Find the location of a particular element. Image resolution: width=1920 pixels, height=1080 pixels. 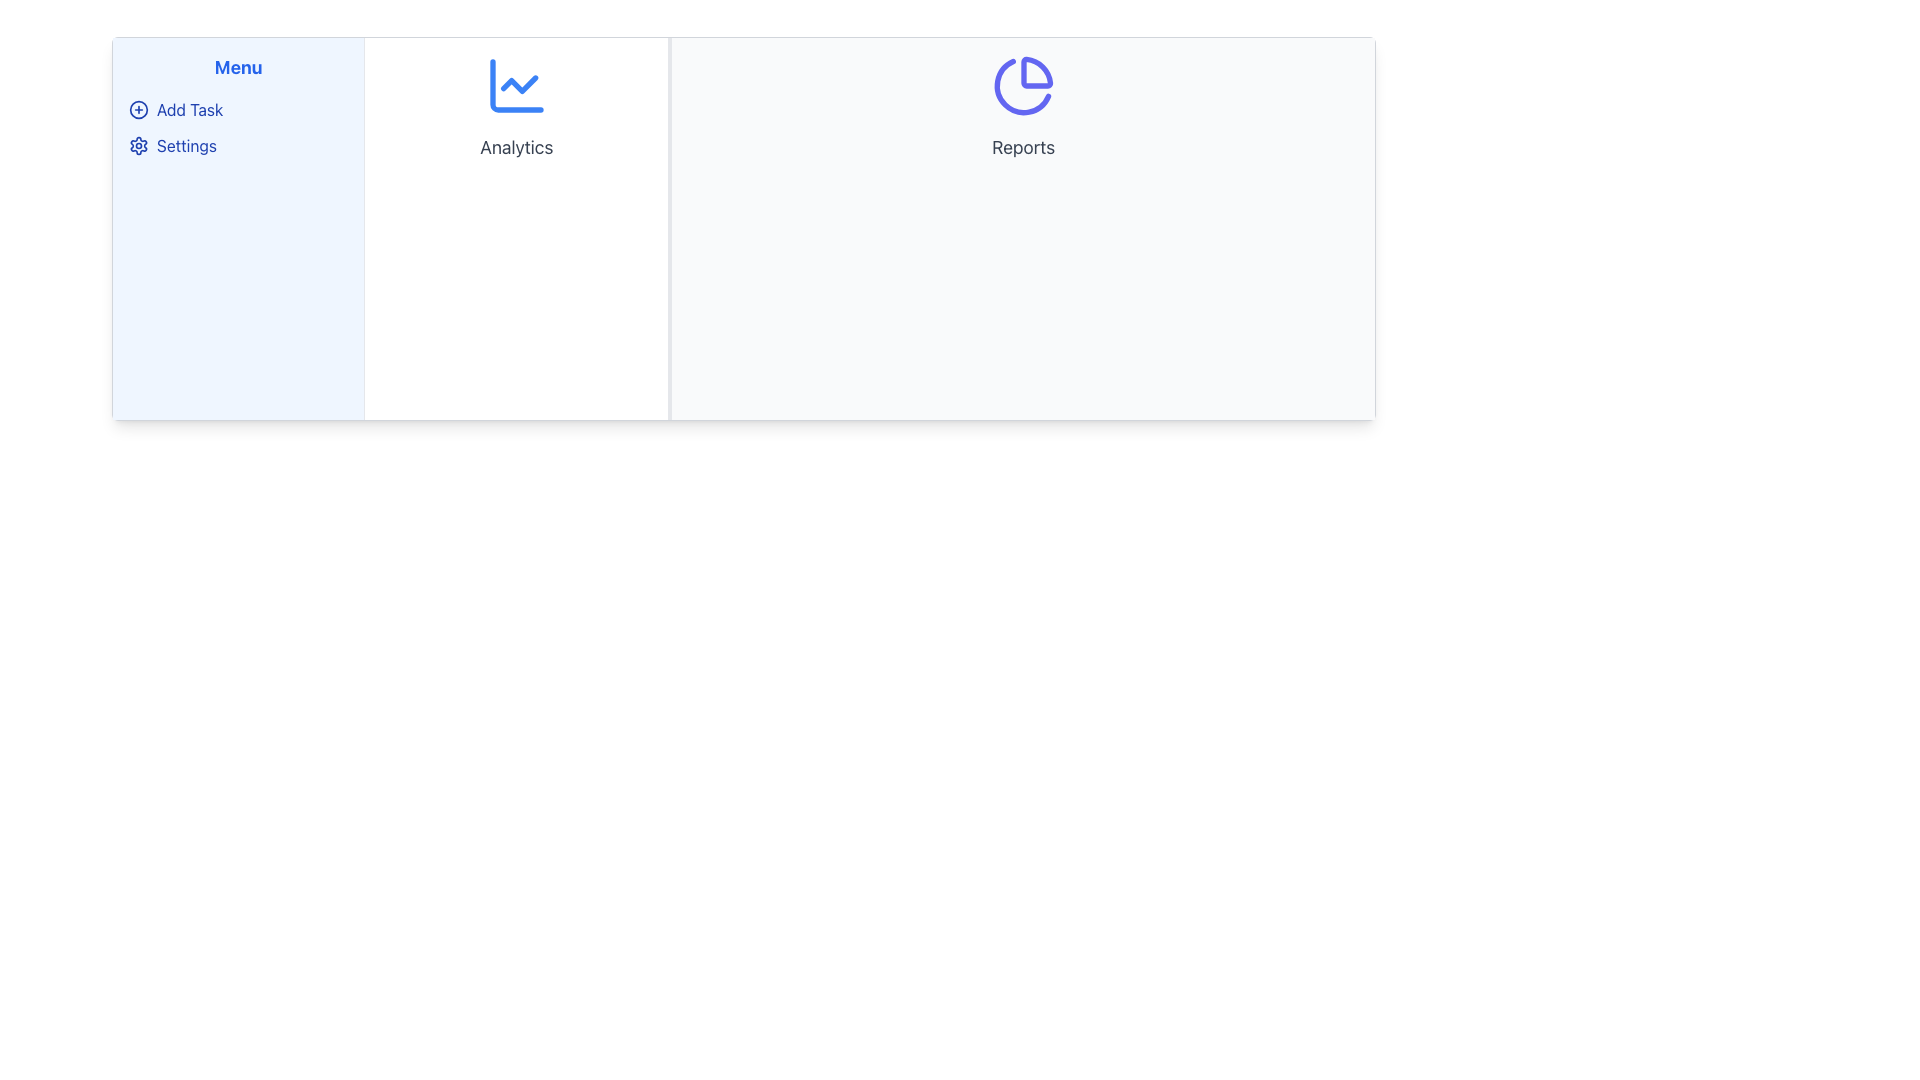

the 'Reports' text label, which is styled in gray and located below a pie chart icon in the white background area of the UI is located at coordinates (1023, 146).